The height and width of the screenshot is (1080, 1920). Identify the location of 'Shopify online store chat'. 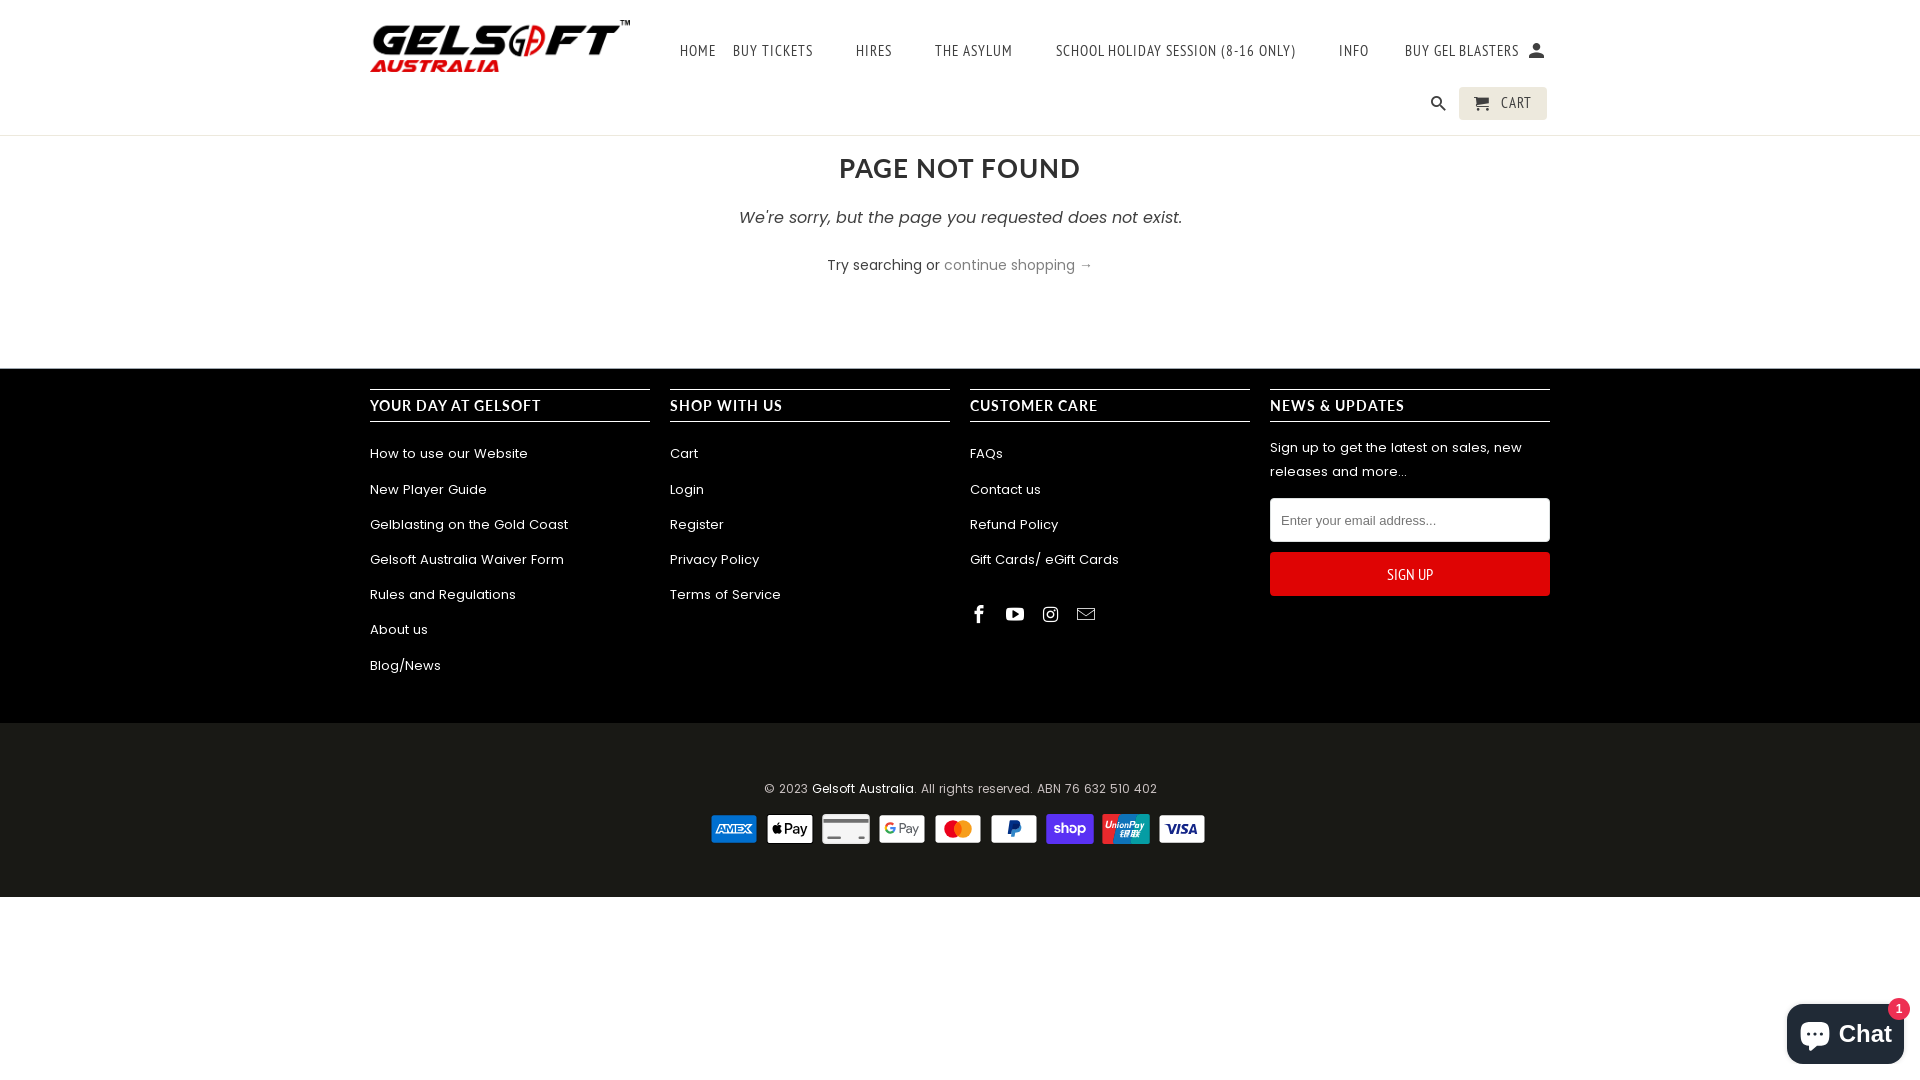
(1780, 1029).